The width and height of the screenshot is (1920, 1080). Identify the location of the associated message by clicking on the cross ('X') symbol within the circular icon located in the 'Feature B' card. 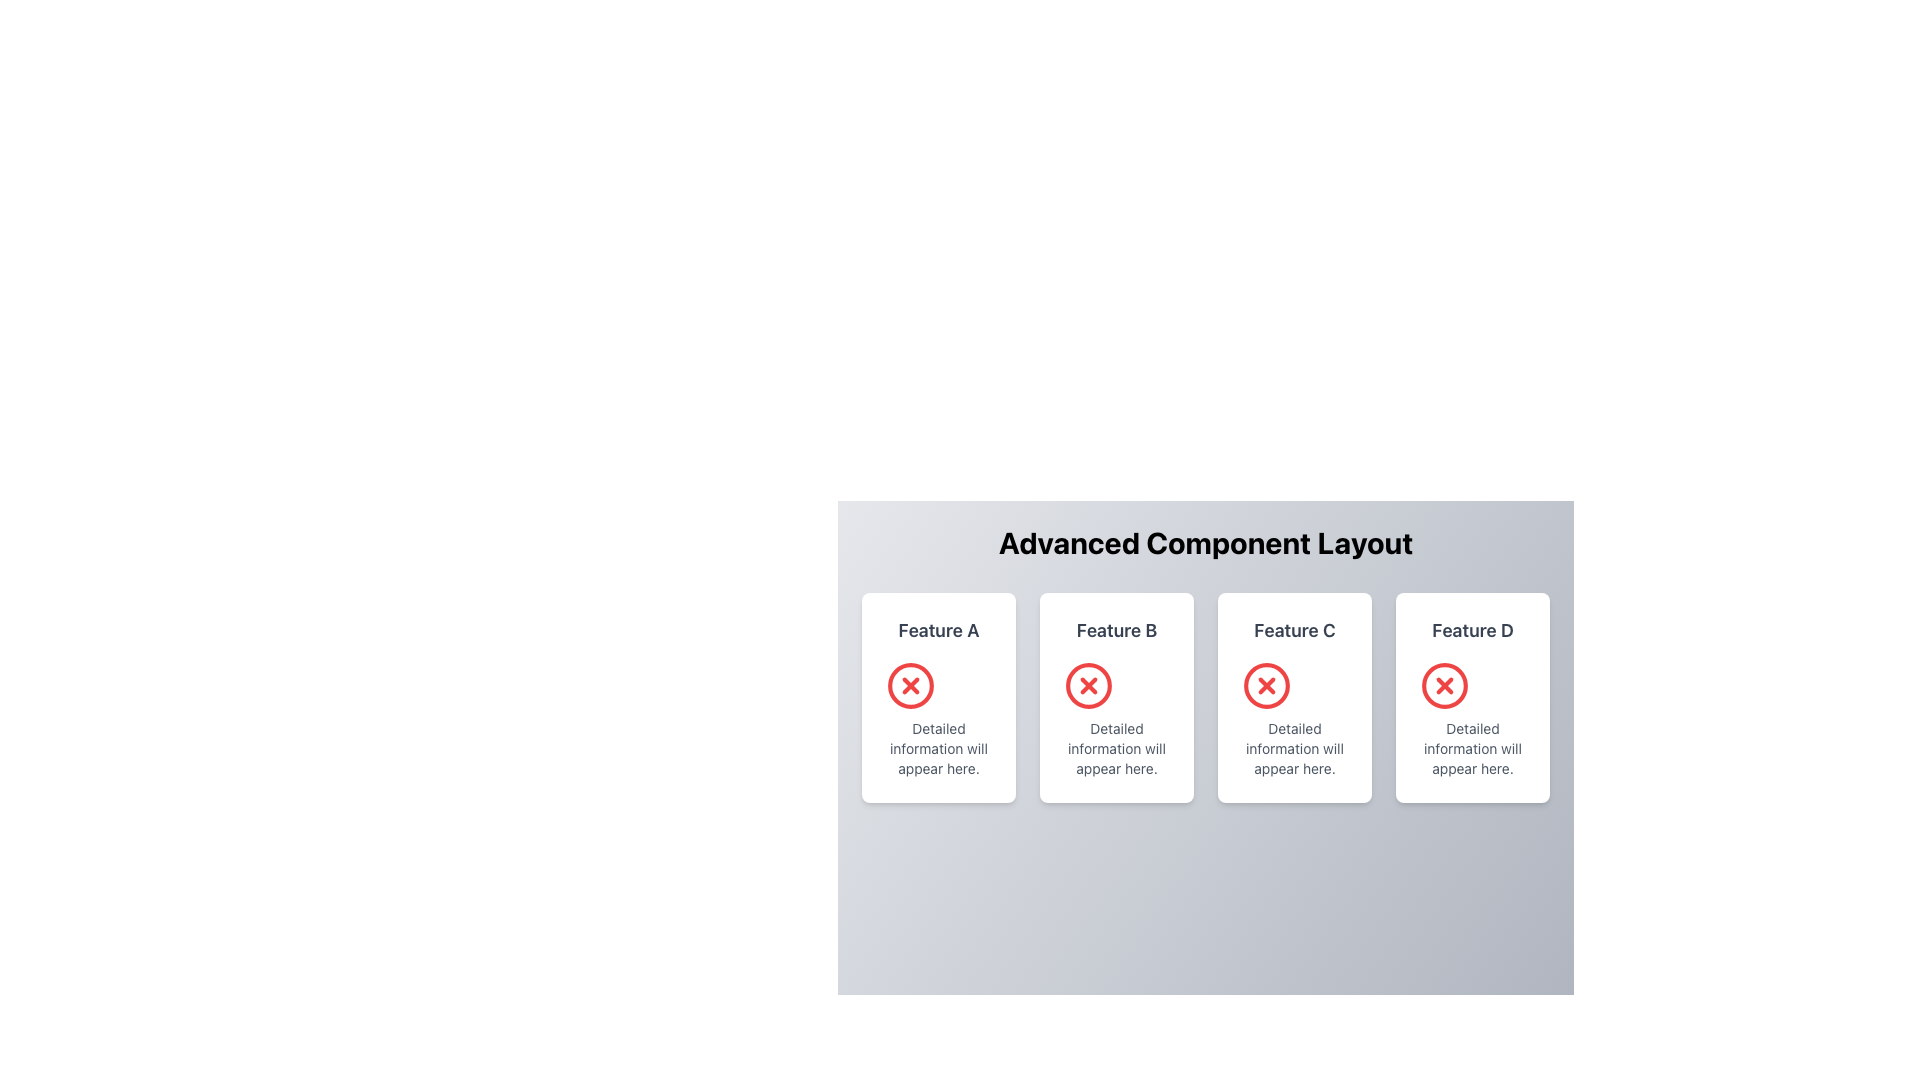
(1088, 685).